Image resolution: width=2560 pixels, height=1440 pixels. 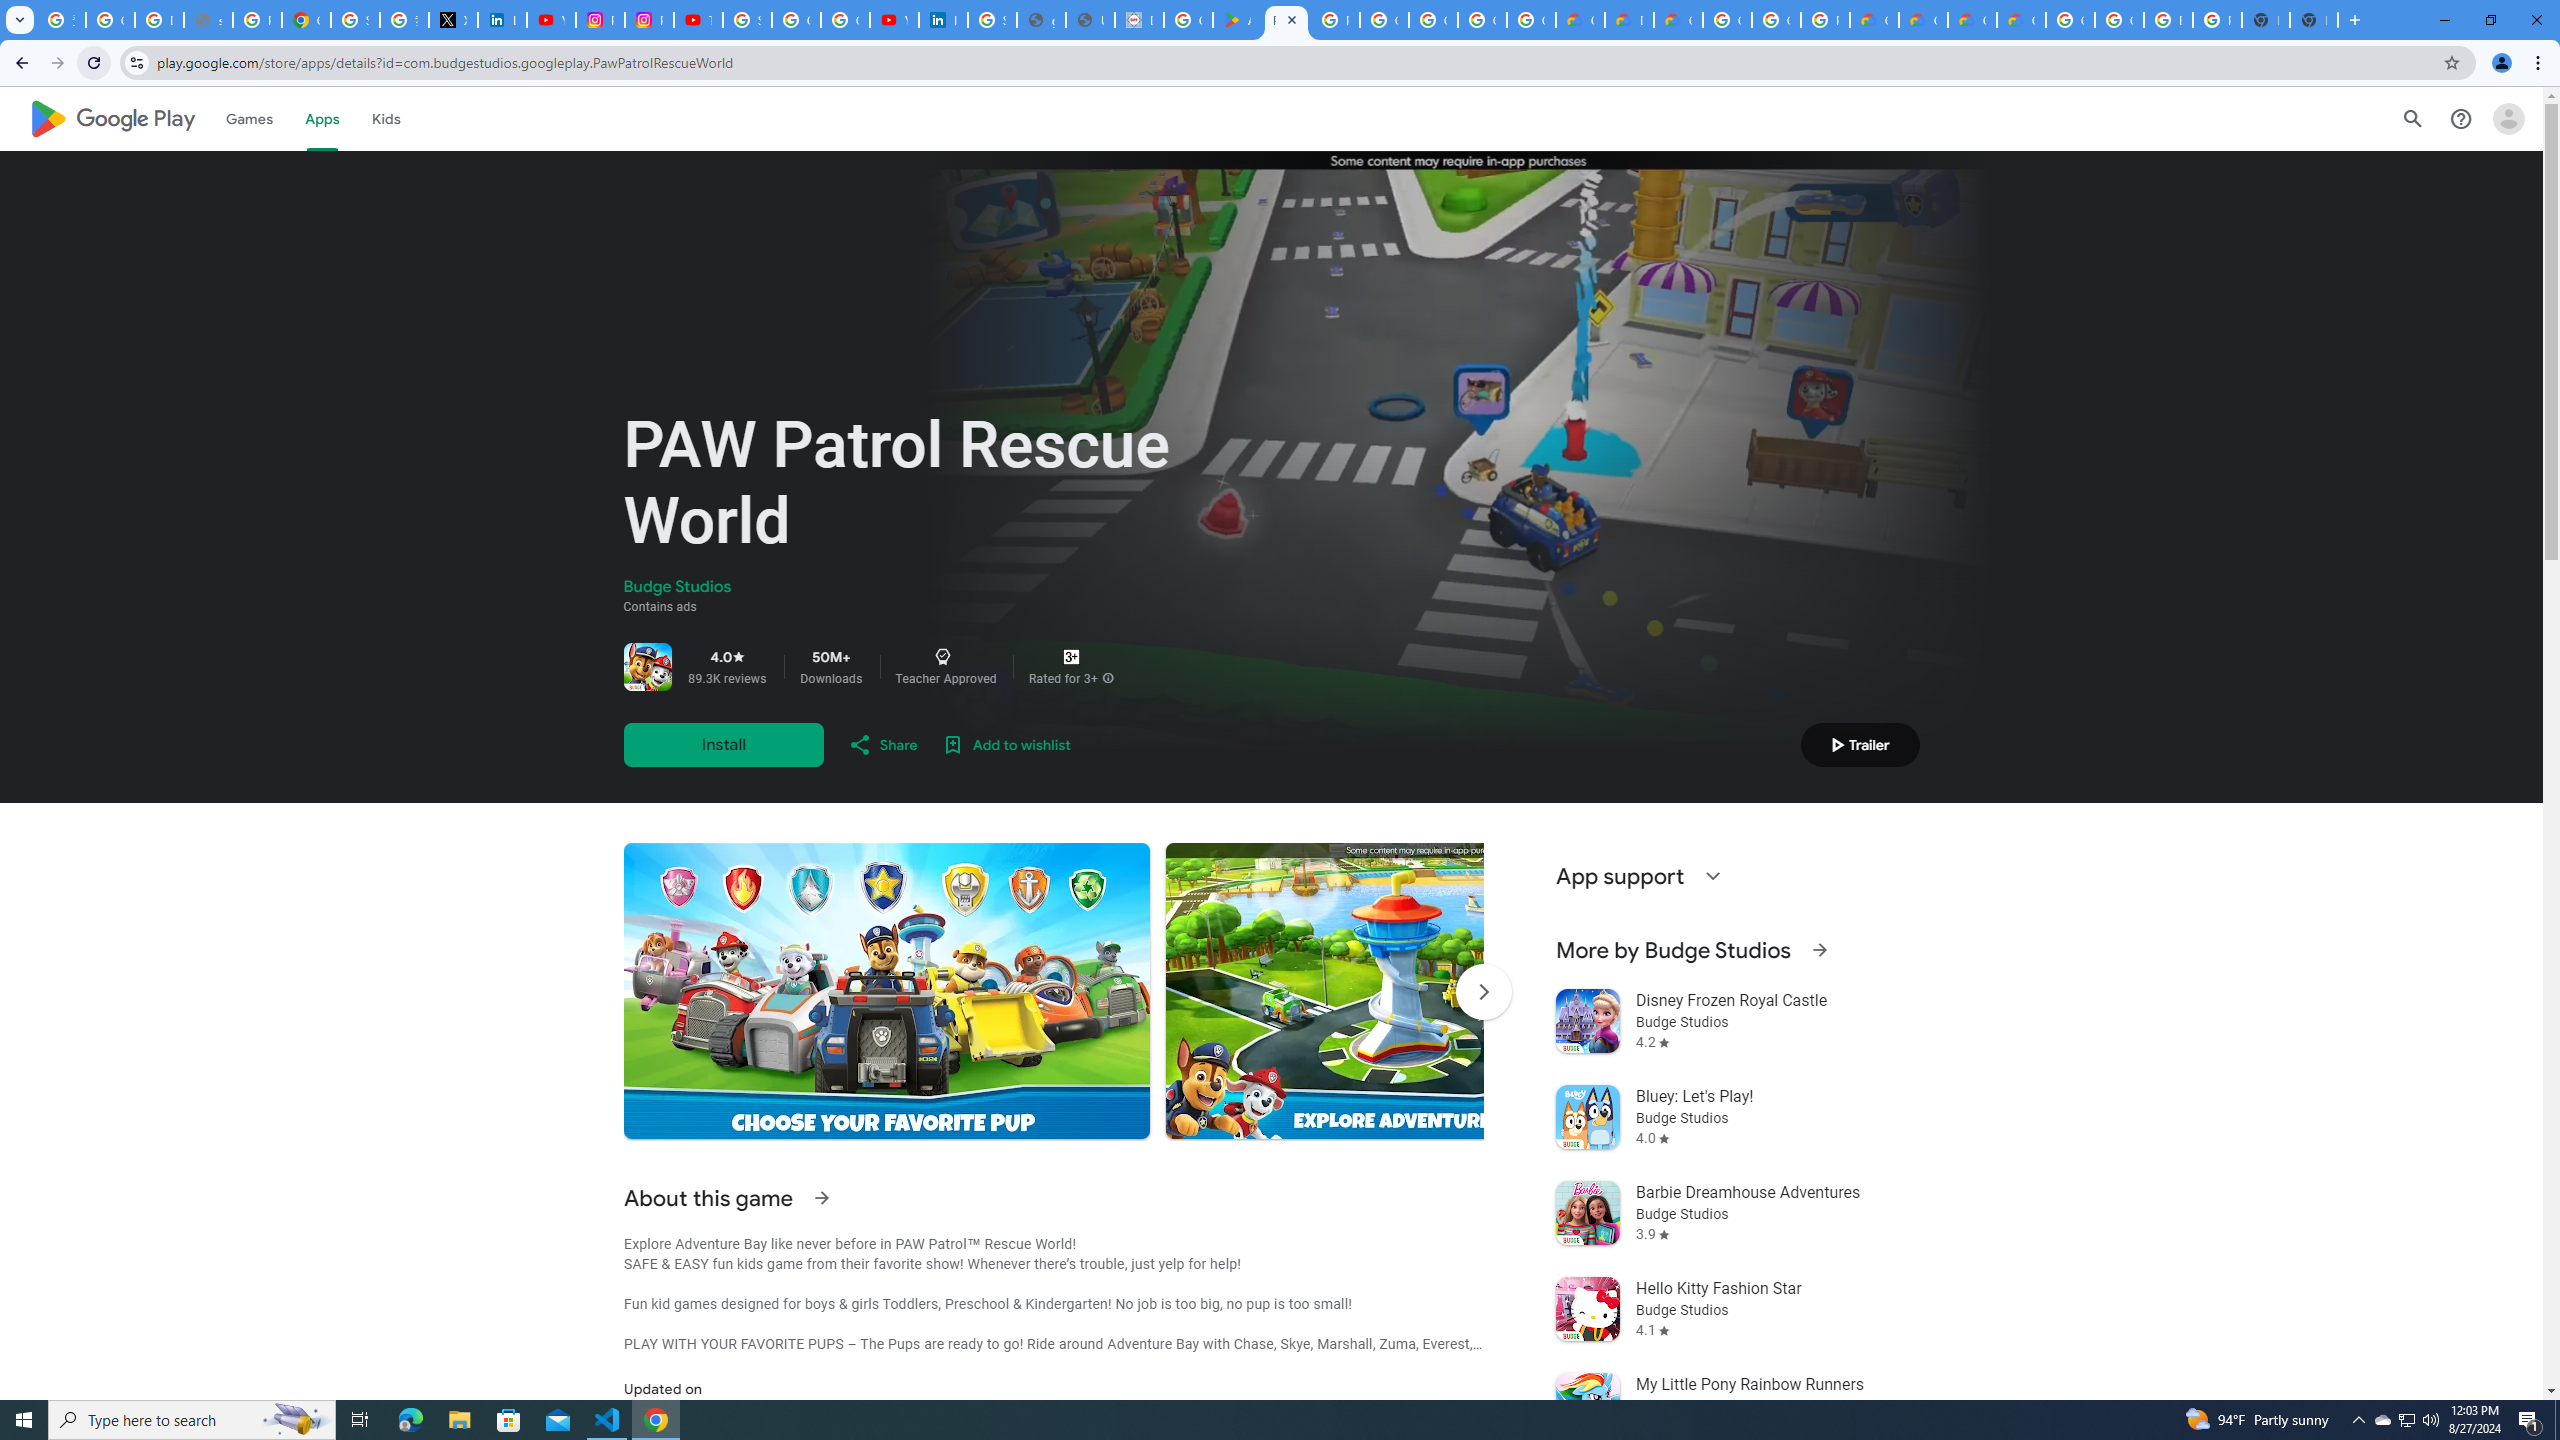 I want to click on 'YouTube Content Monetization Policies - How YouTube Works', so click(x=550, y=19).